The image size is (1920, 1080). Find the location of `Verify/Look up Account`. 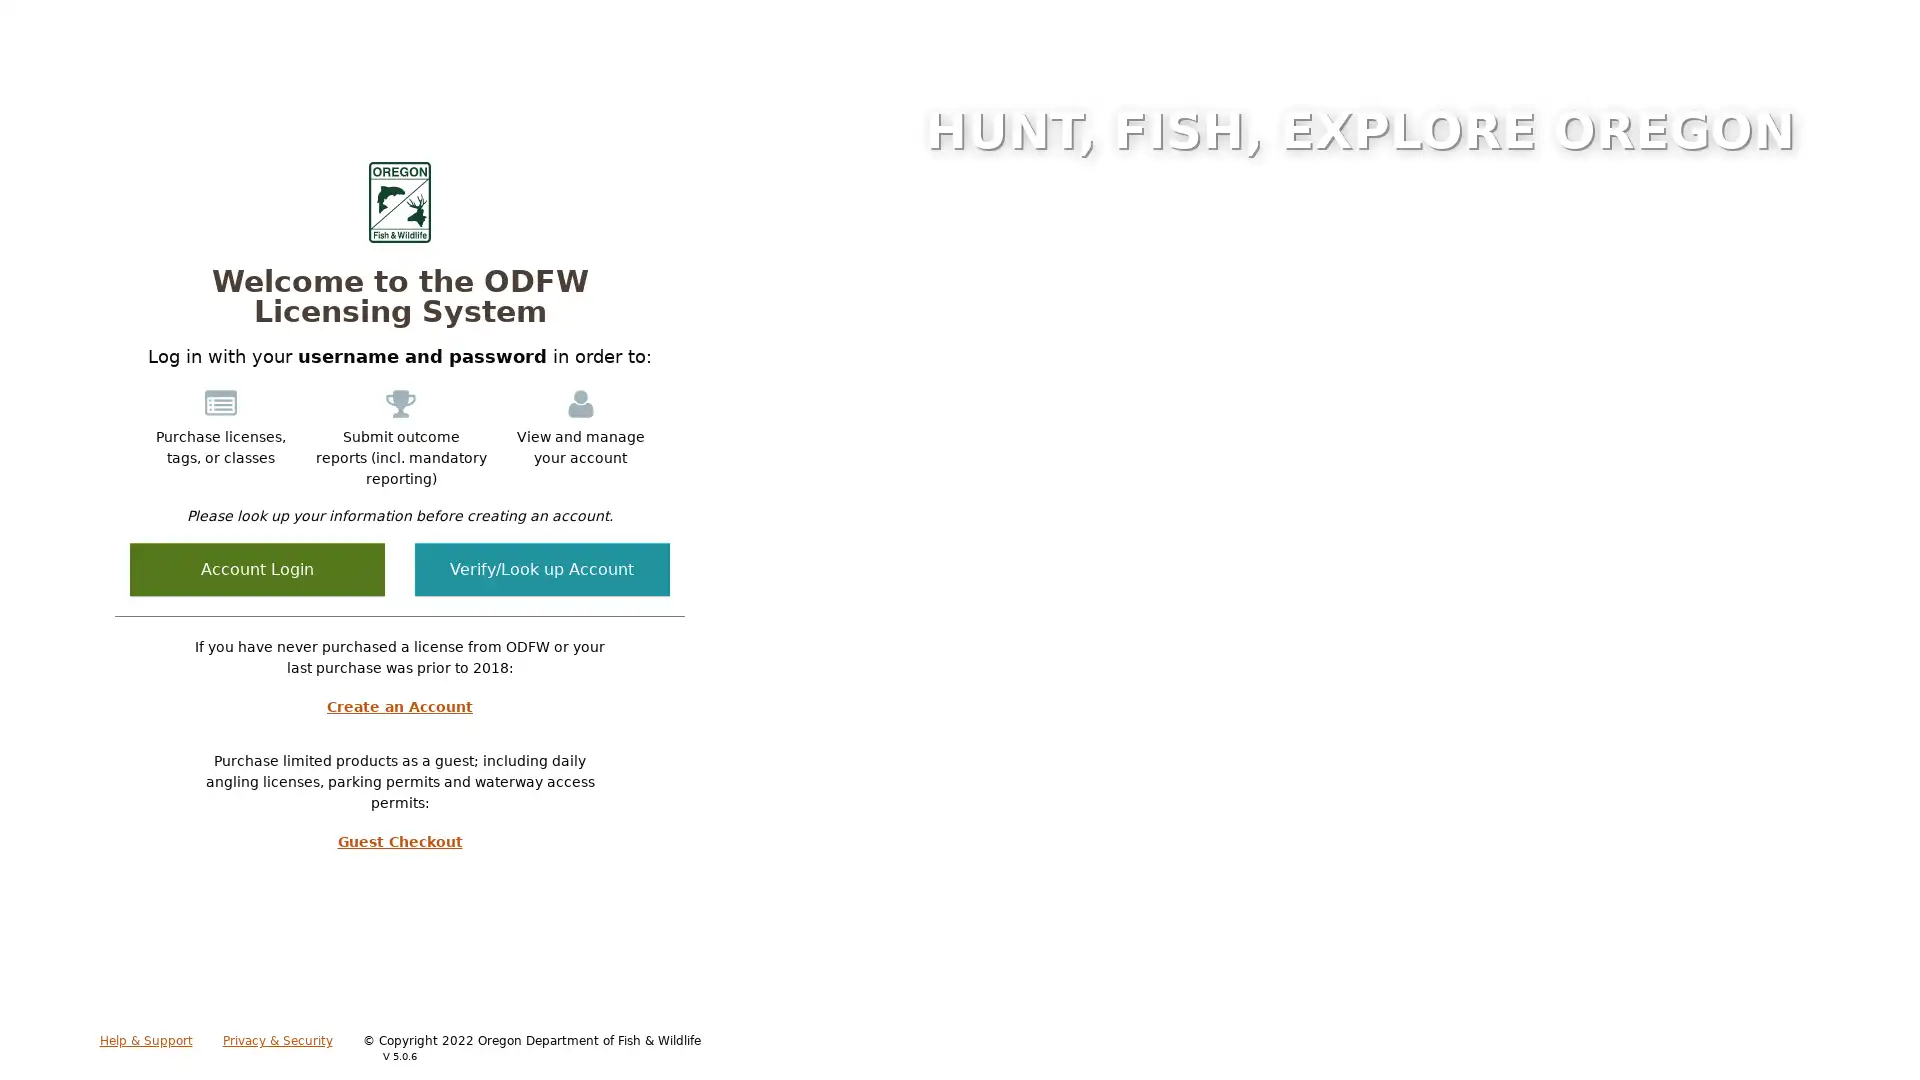

Verify/Look up Account is located at coordinates (542, 569).